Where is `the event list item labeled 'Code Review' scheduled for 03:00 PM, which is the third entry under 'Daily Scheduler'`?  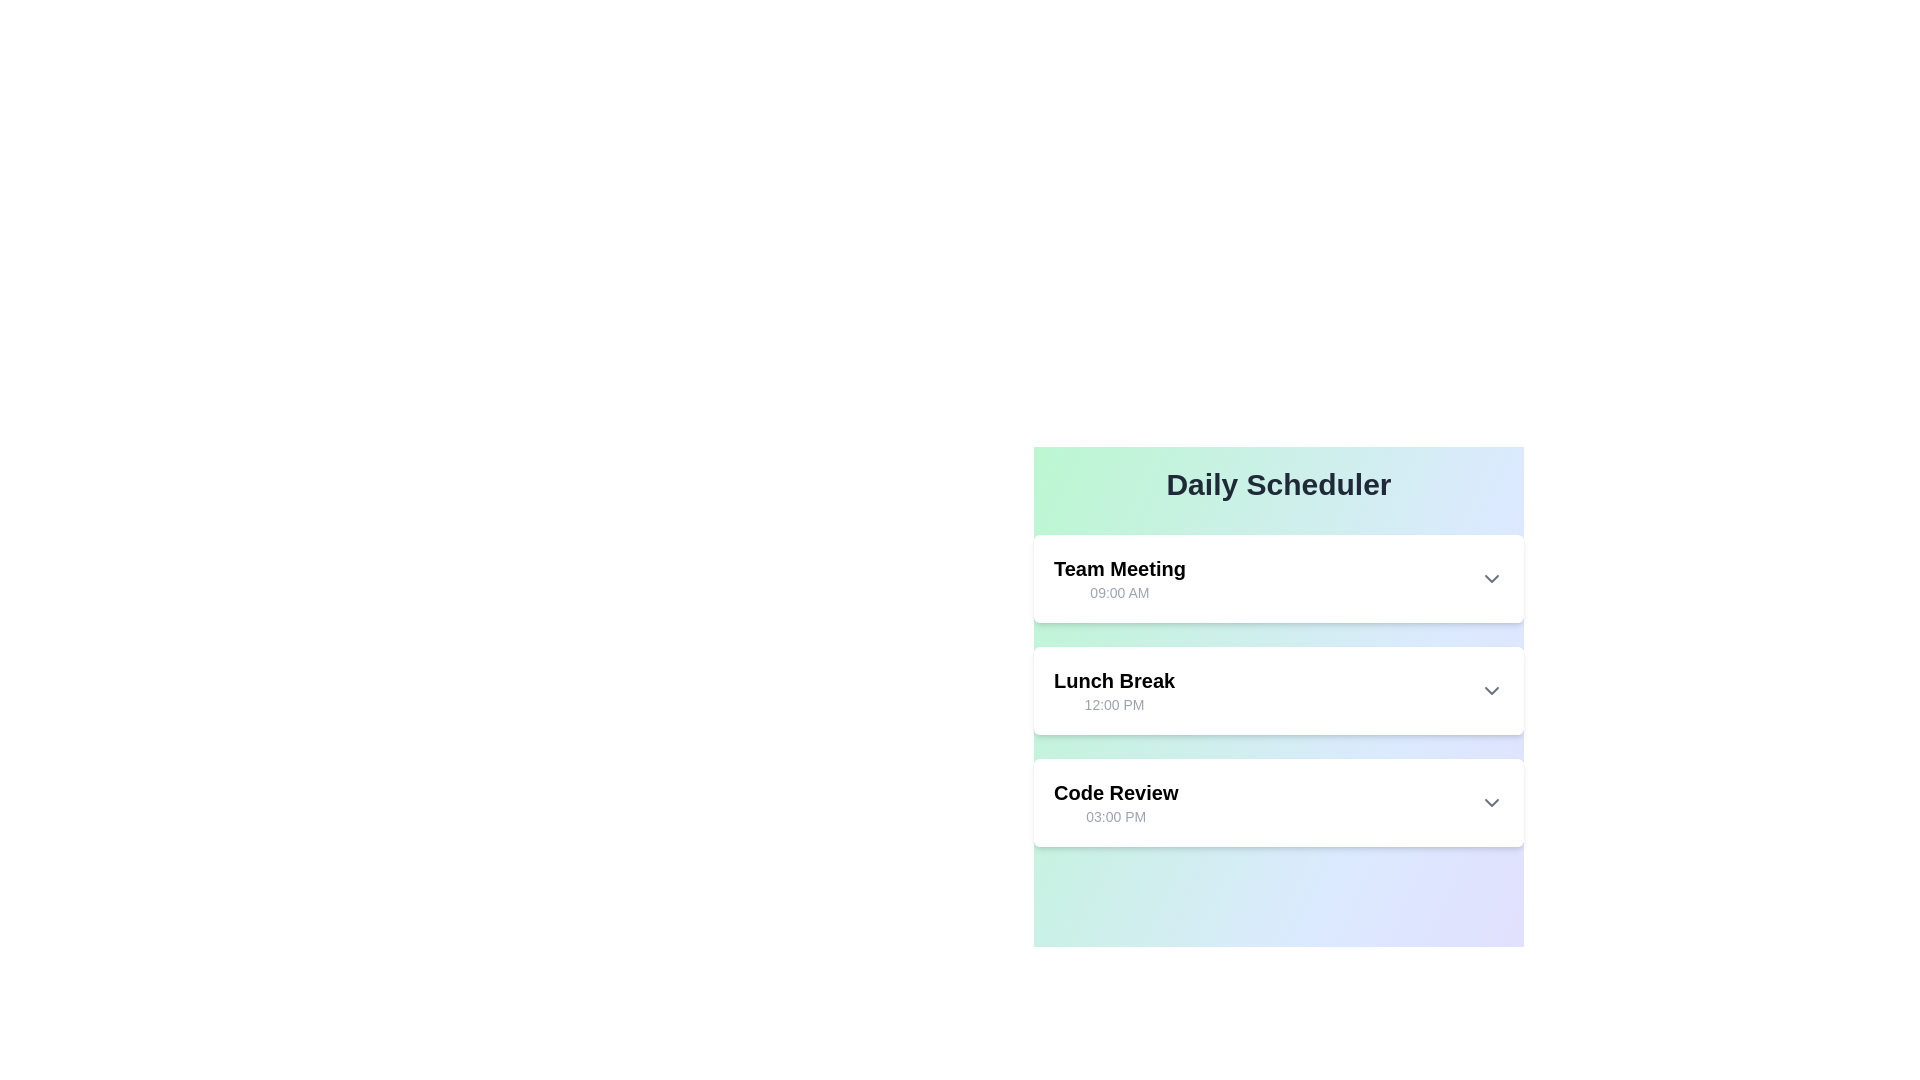
the event list item labeled 'Code Review' scheduled for 03:00 PM, which is the third entry under 'Daily Scheduler' is located at coordinates (1115, 801).